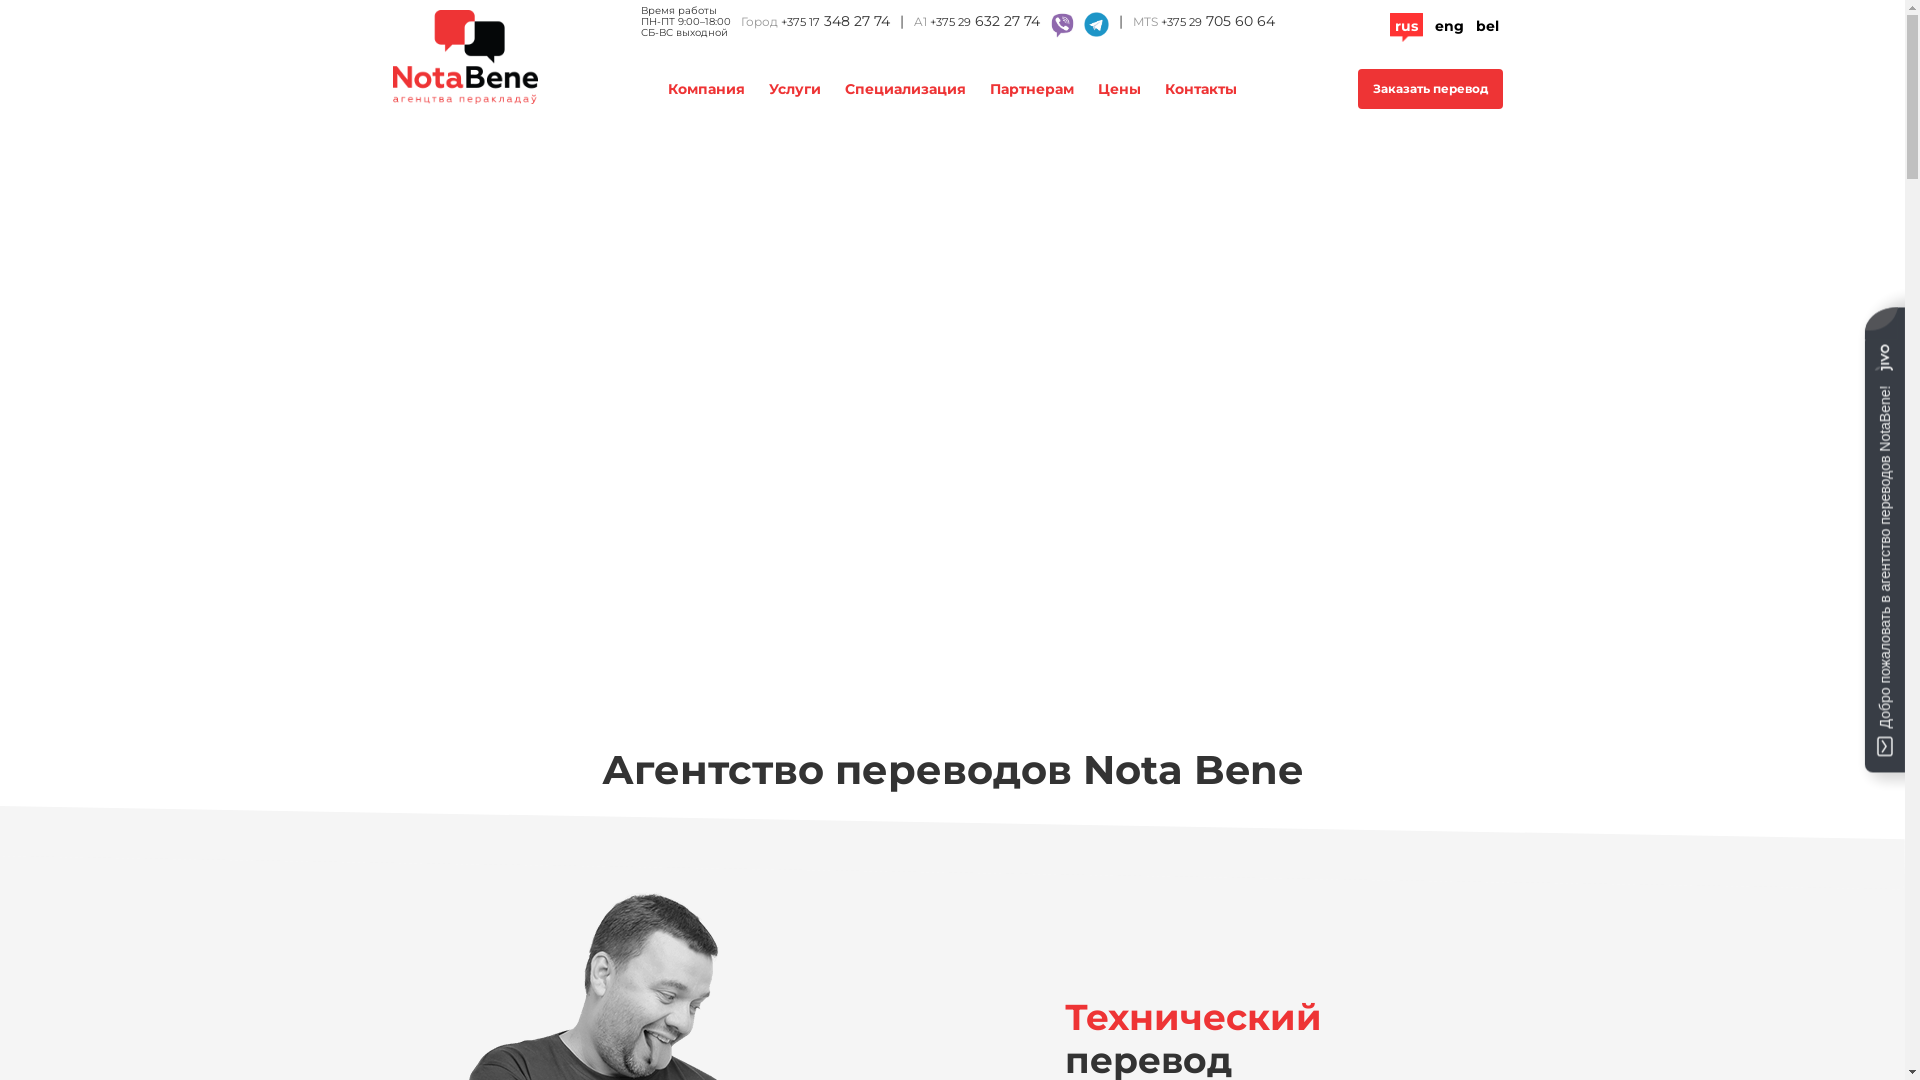 The width and height of the screenshot is (1920, 1080). I want to click on '+375 29 632 27 74', so click(984, 23).